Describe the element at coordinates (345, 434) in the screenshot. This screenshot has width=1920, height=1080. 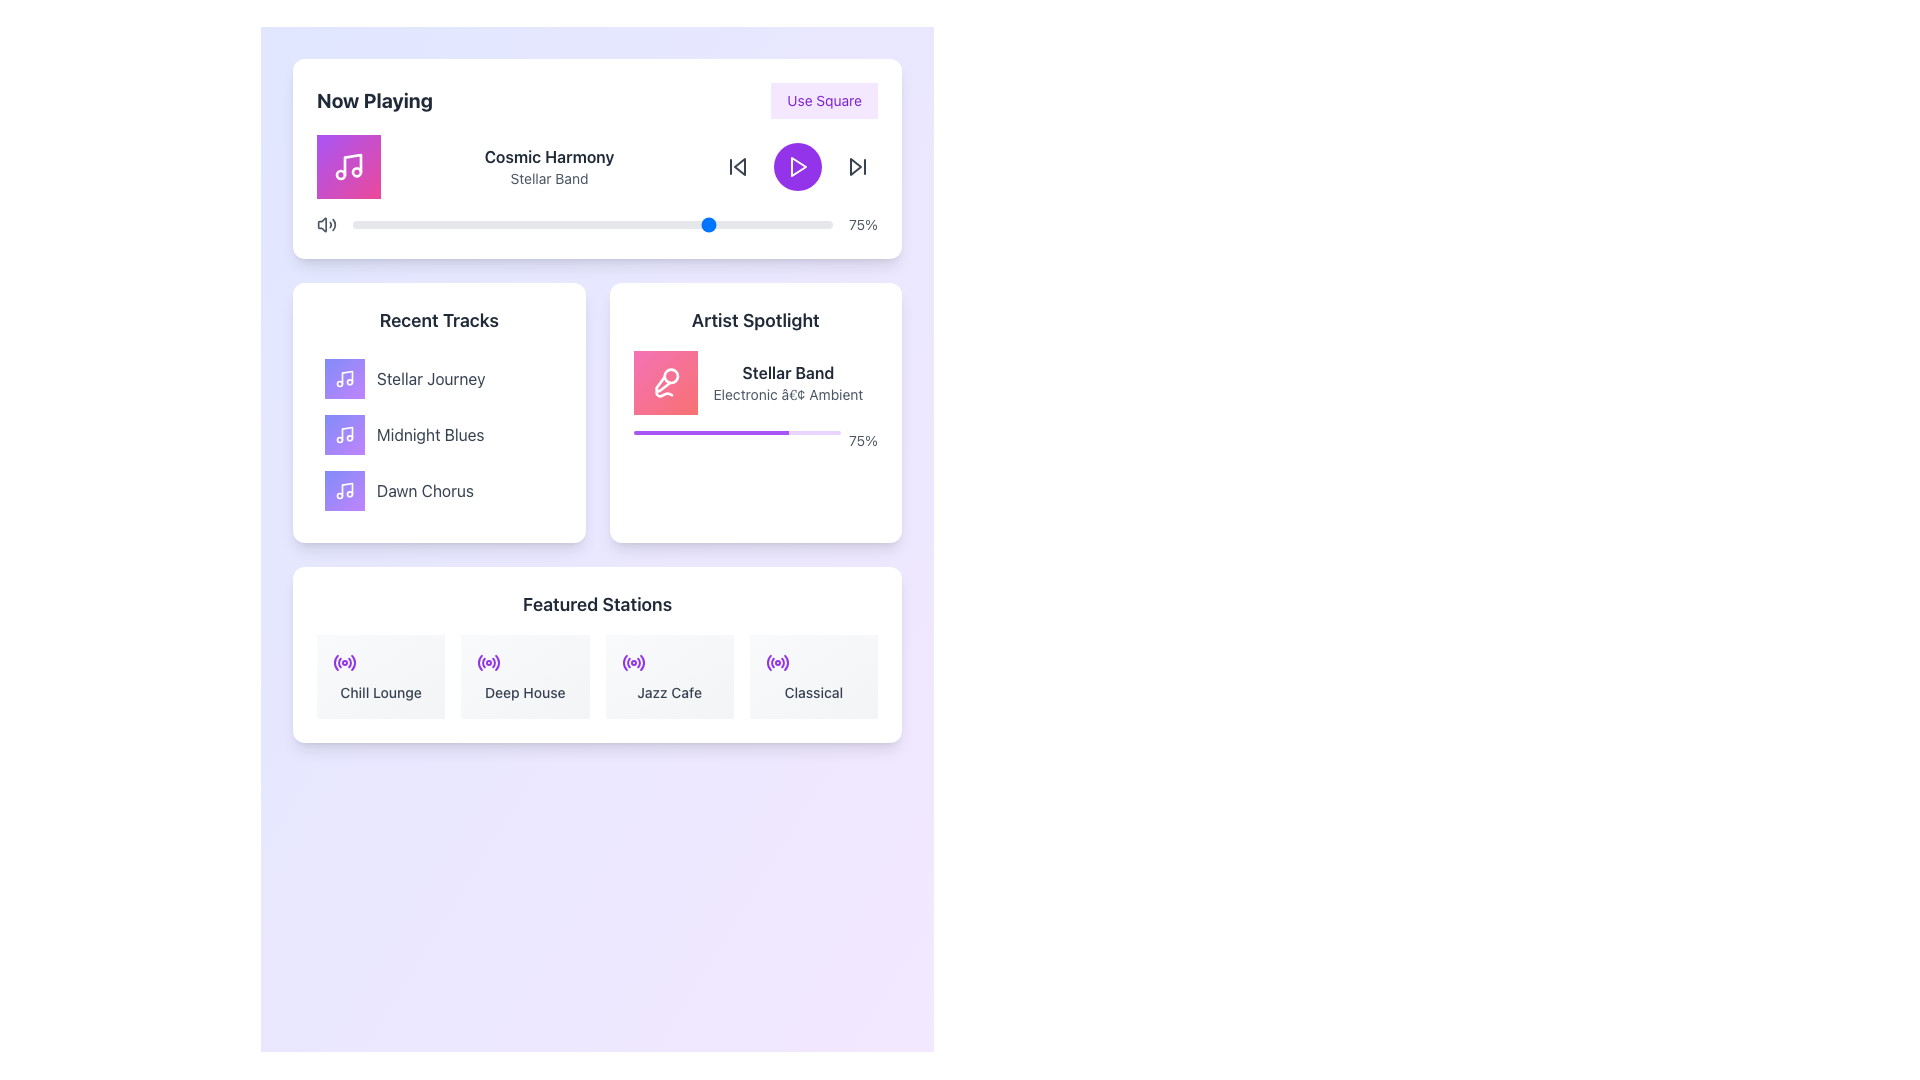
I see `the 'Midnight Blues' track icon in the 'Recent Tracks' section, which is the second element in the vertical list` at that location.